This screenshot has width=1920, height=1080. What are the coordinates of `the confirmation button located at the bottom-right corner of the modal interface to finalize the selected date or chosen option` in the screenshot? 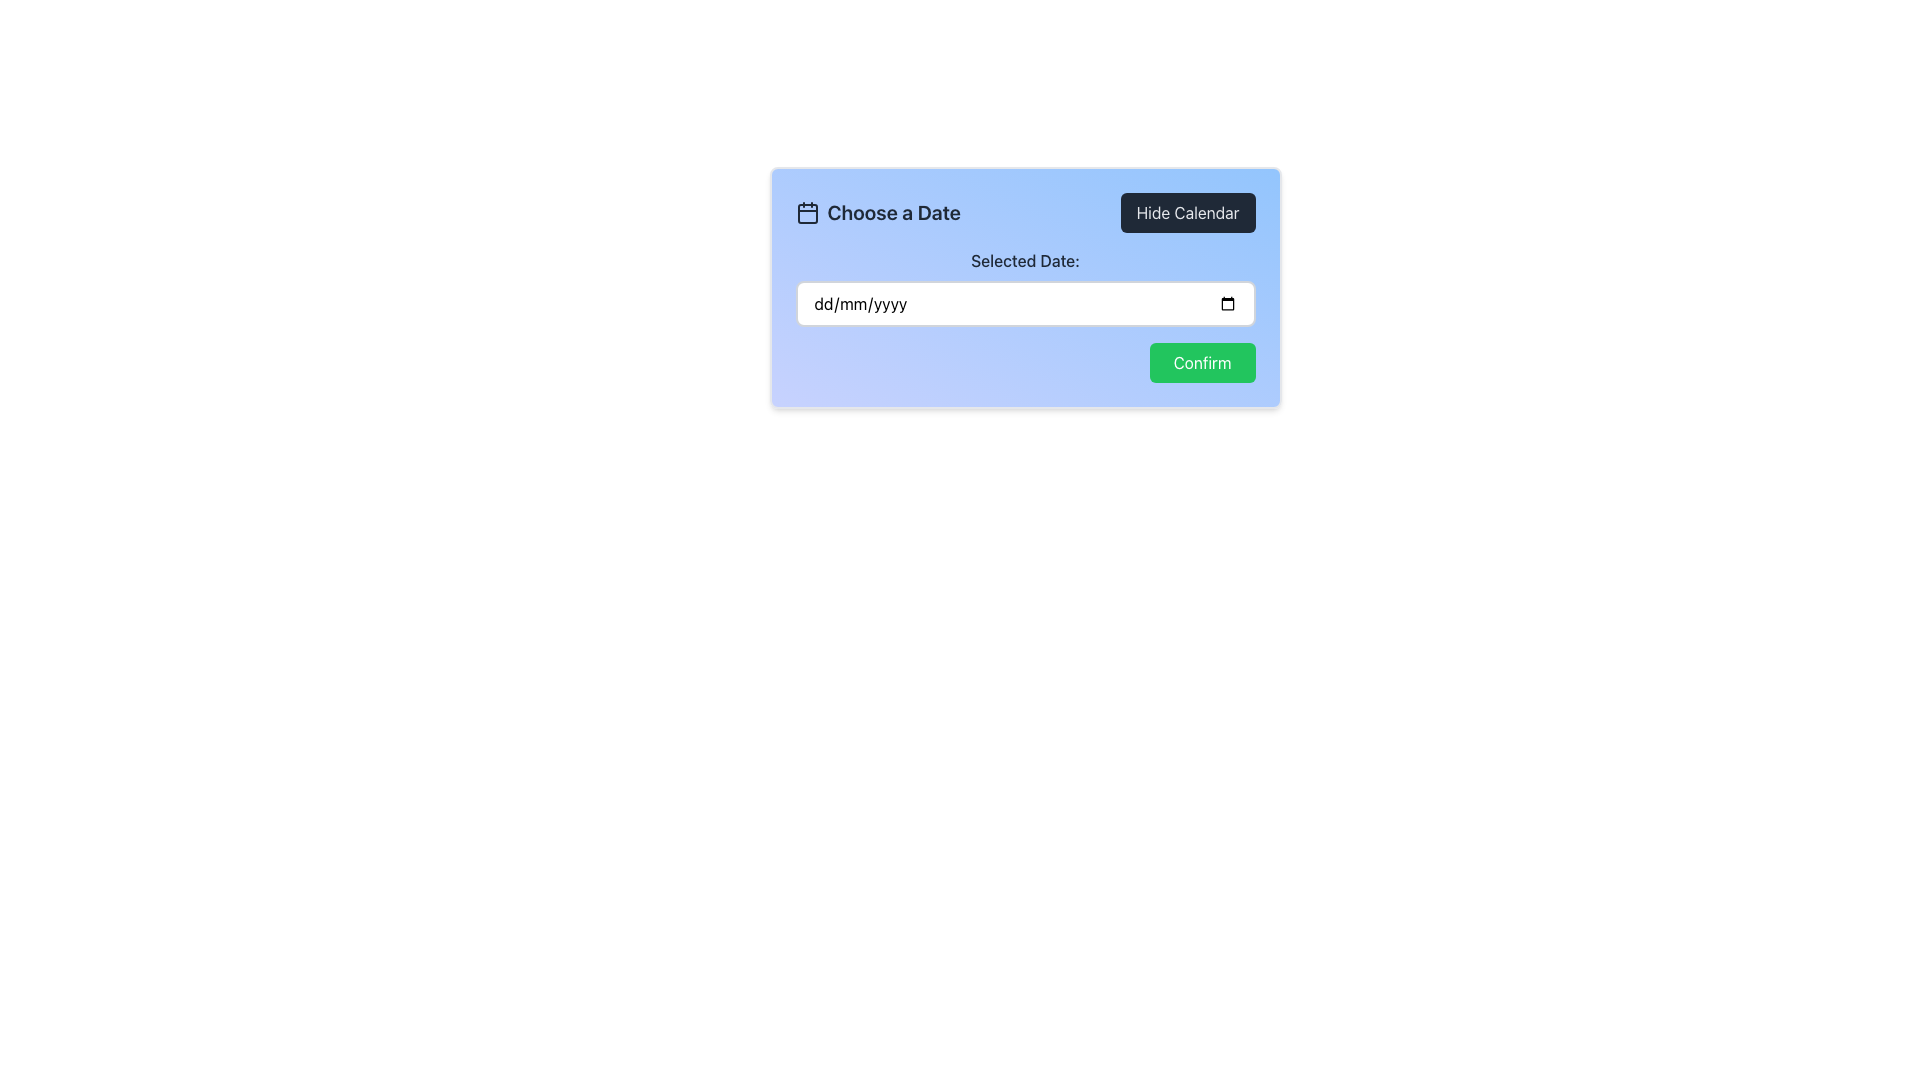 It's located at (1201, 362).